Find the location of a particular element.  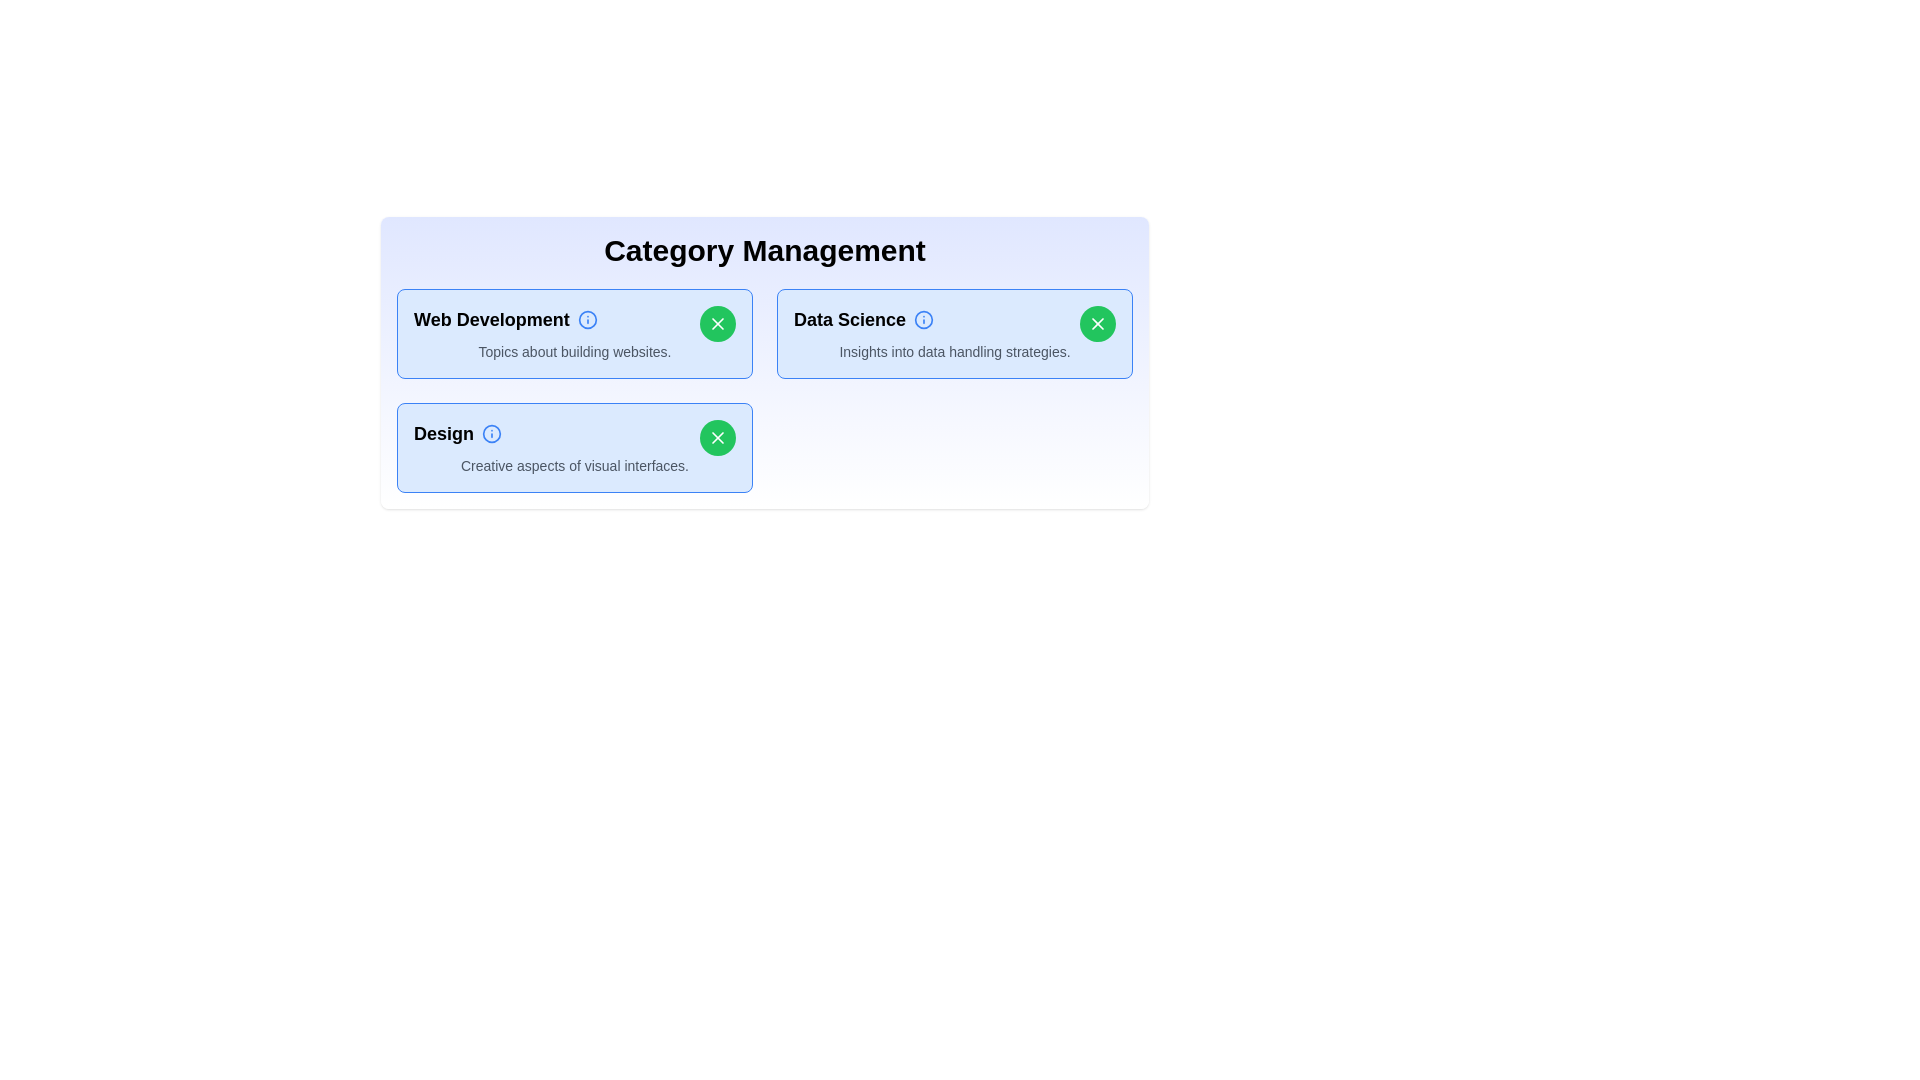

'X' button of the category named Web Development to toggle its selection status is located at coordinates (718, 323).